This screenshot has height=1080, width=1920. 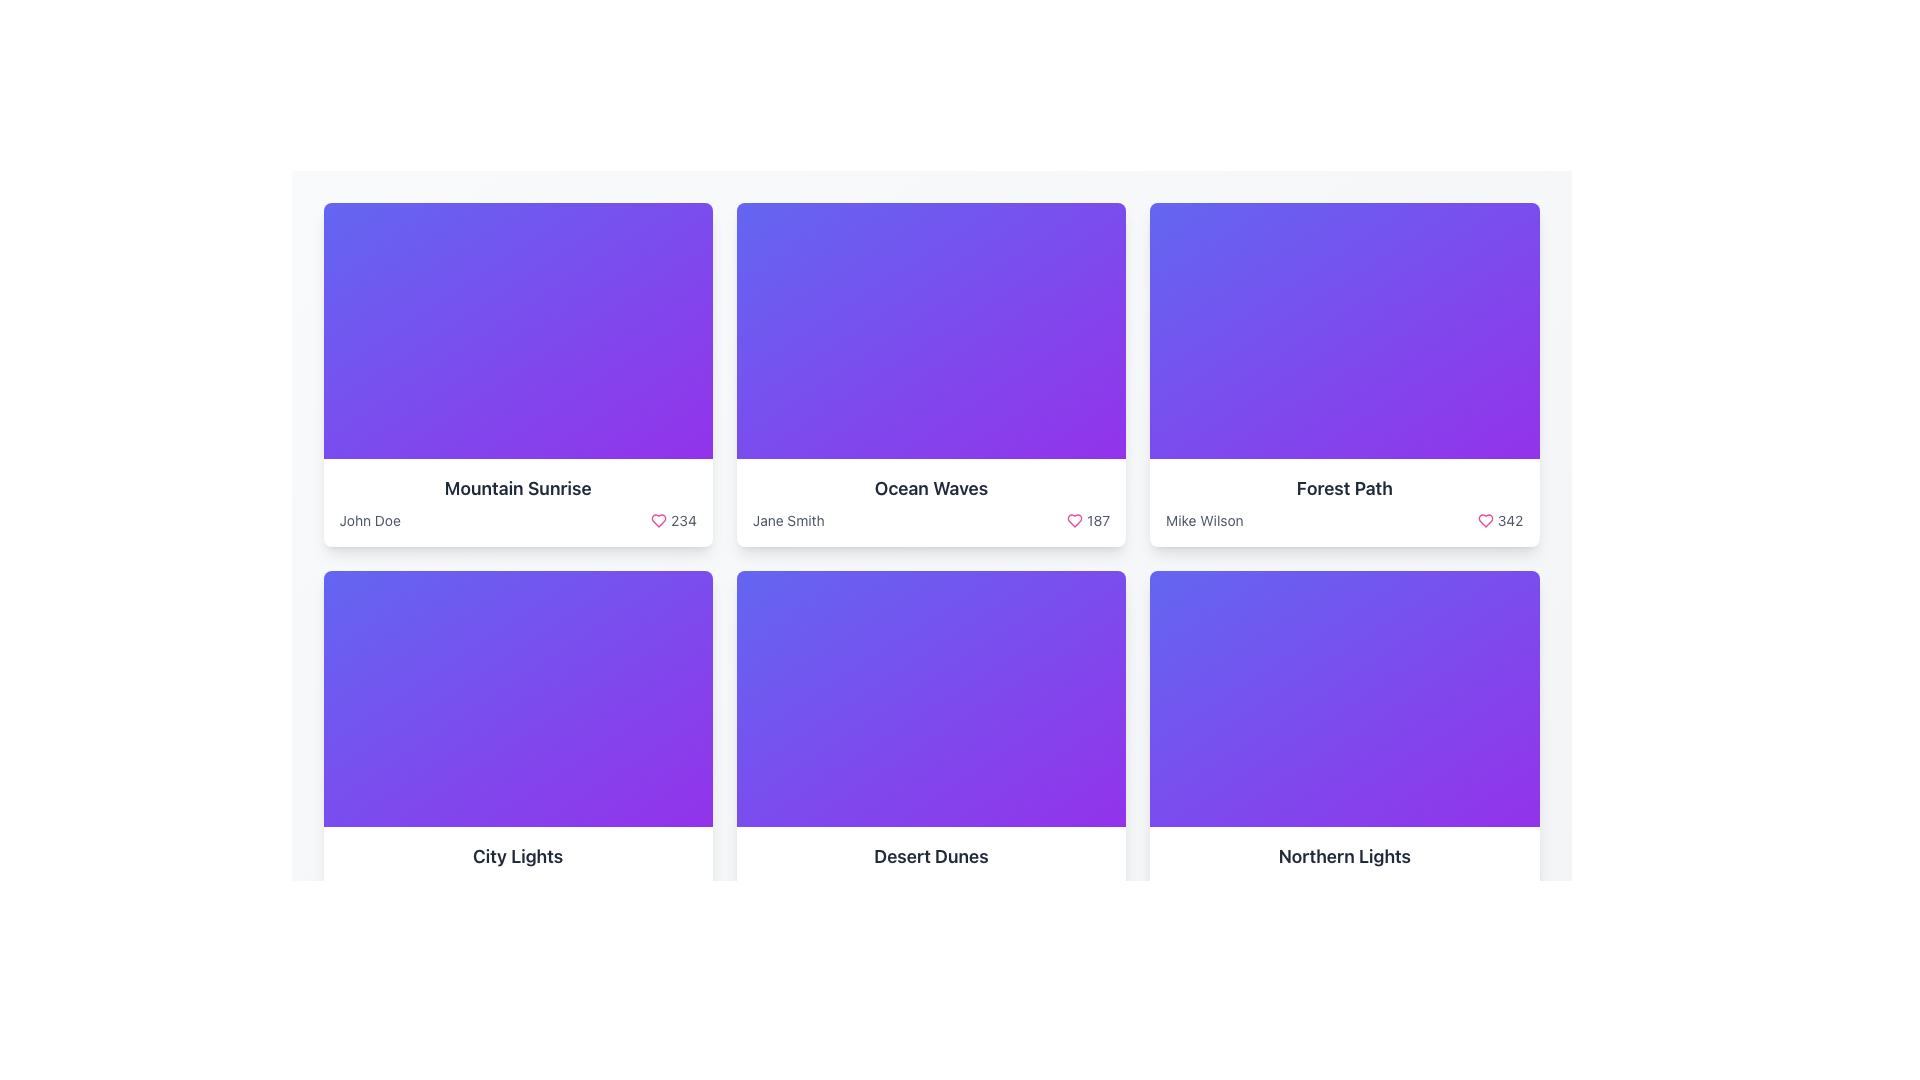 What do you see at coordinates (518, 743) in the screenshot?
I see `the 'City Lights' card, which has a white background, rounded corners, and contains a title in bold font` at bounding box center [518, 743].